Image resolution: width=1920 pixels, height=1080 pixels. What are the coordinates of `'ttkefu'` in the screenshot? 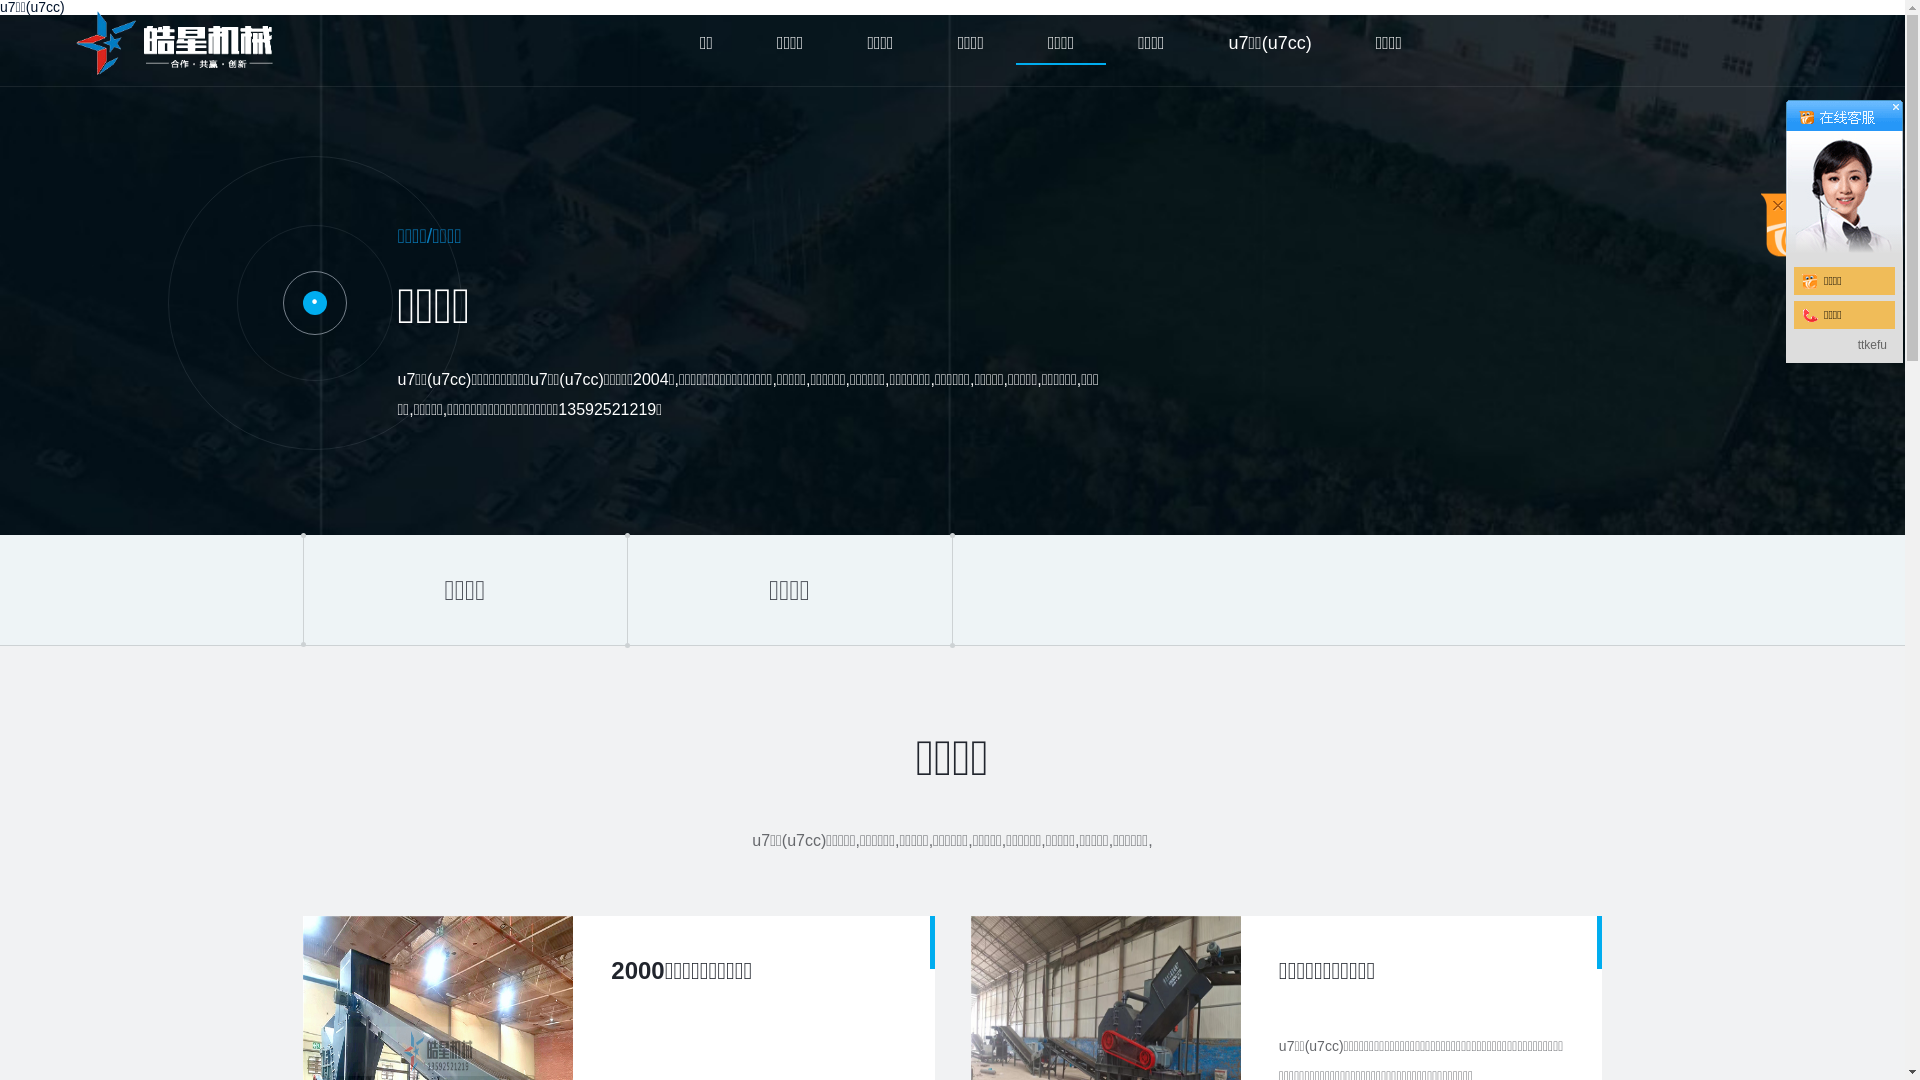 It's located at (1871, 343).